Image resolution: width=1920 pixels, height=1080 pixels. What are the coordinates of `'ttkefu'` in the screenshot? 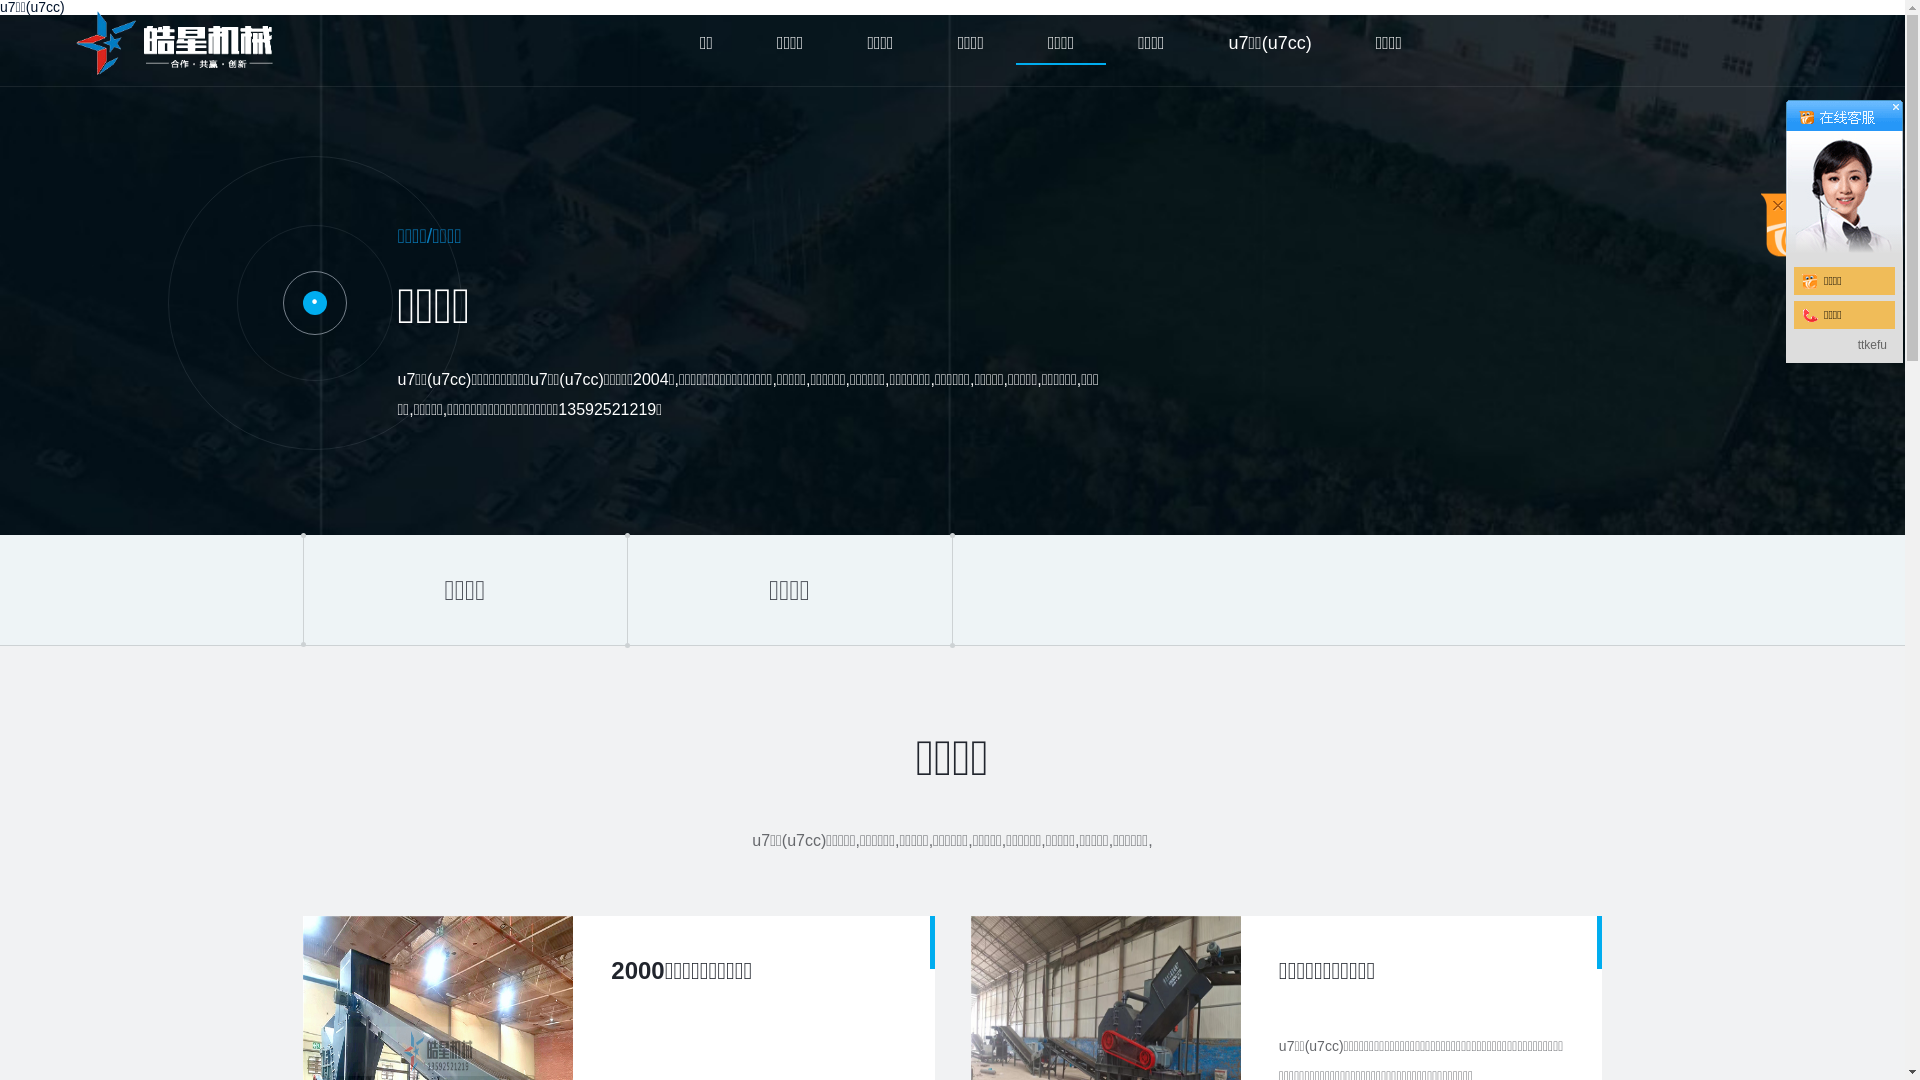 It's located at (1871, 343).